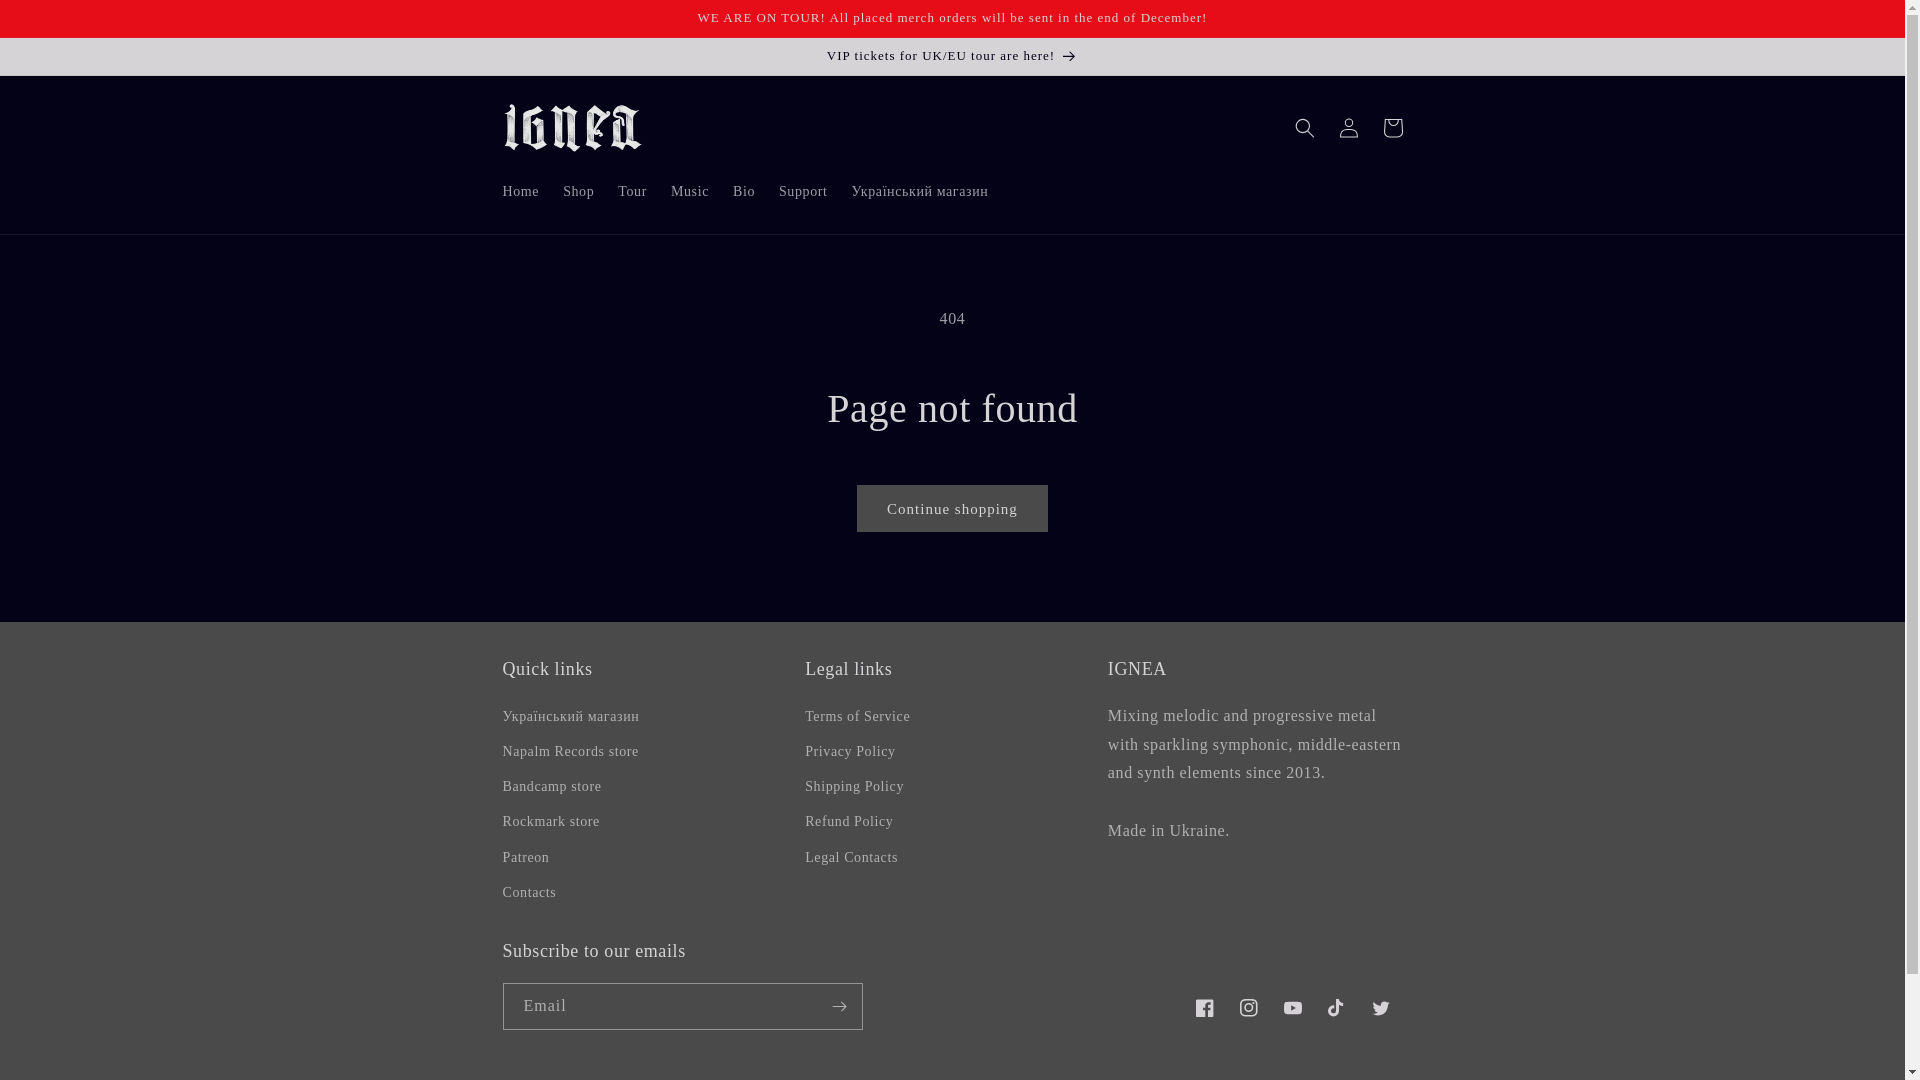  What do you see at coordinates (849, 751) in the screenshot?
I see `'Privacy Policy'` at bounding box center [849, 751].